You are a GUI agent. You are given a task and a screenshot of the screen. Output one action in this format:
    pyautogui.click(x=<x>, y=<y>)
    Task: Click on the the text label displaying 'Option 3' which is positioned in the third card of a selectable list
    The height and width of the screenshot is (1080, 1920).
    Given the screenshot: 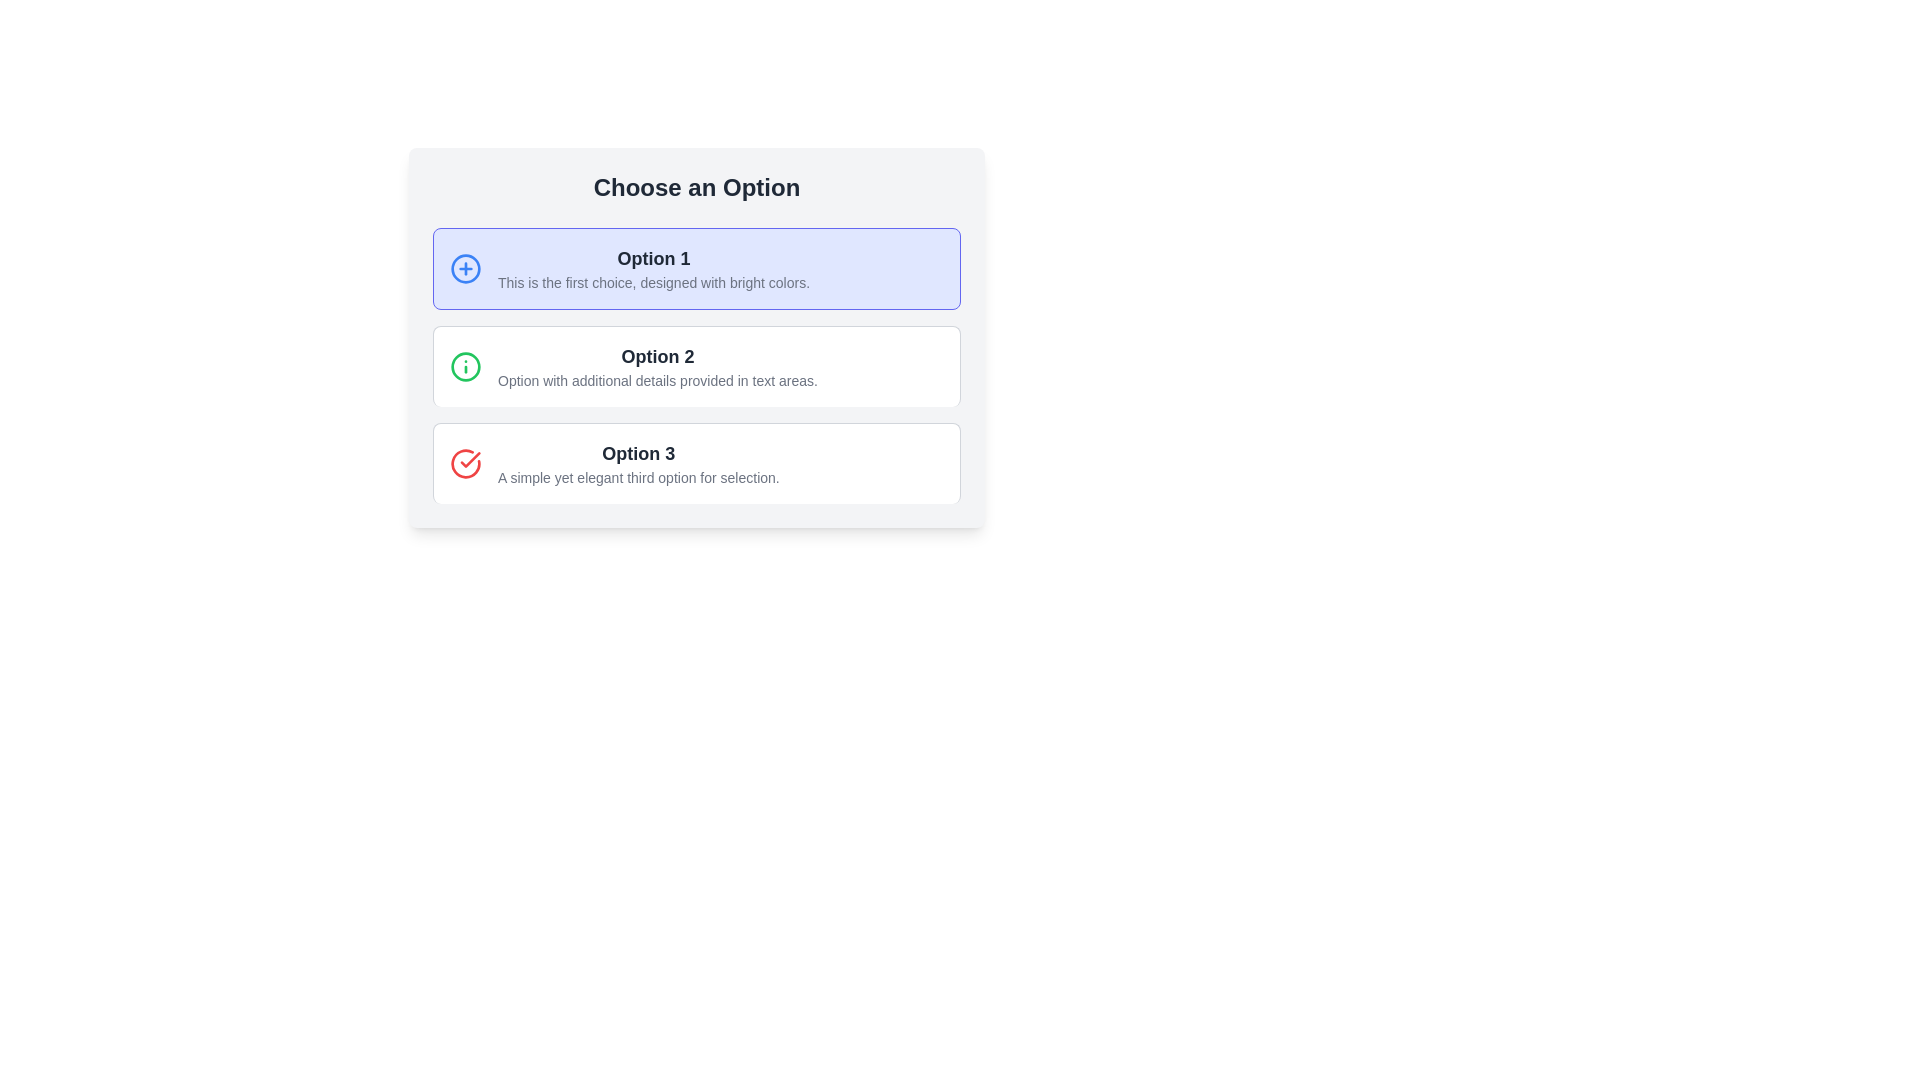 What is the action you would take?
    pyautogui.click(x=637, y=454)
    